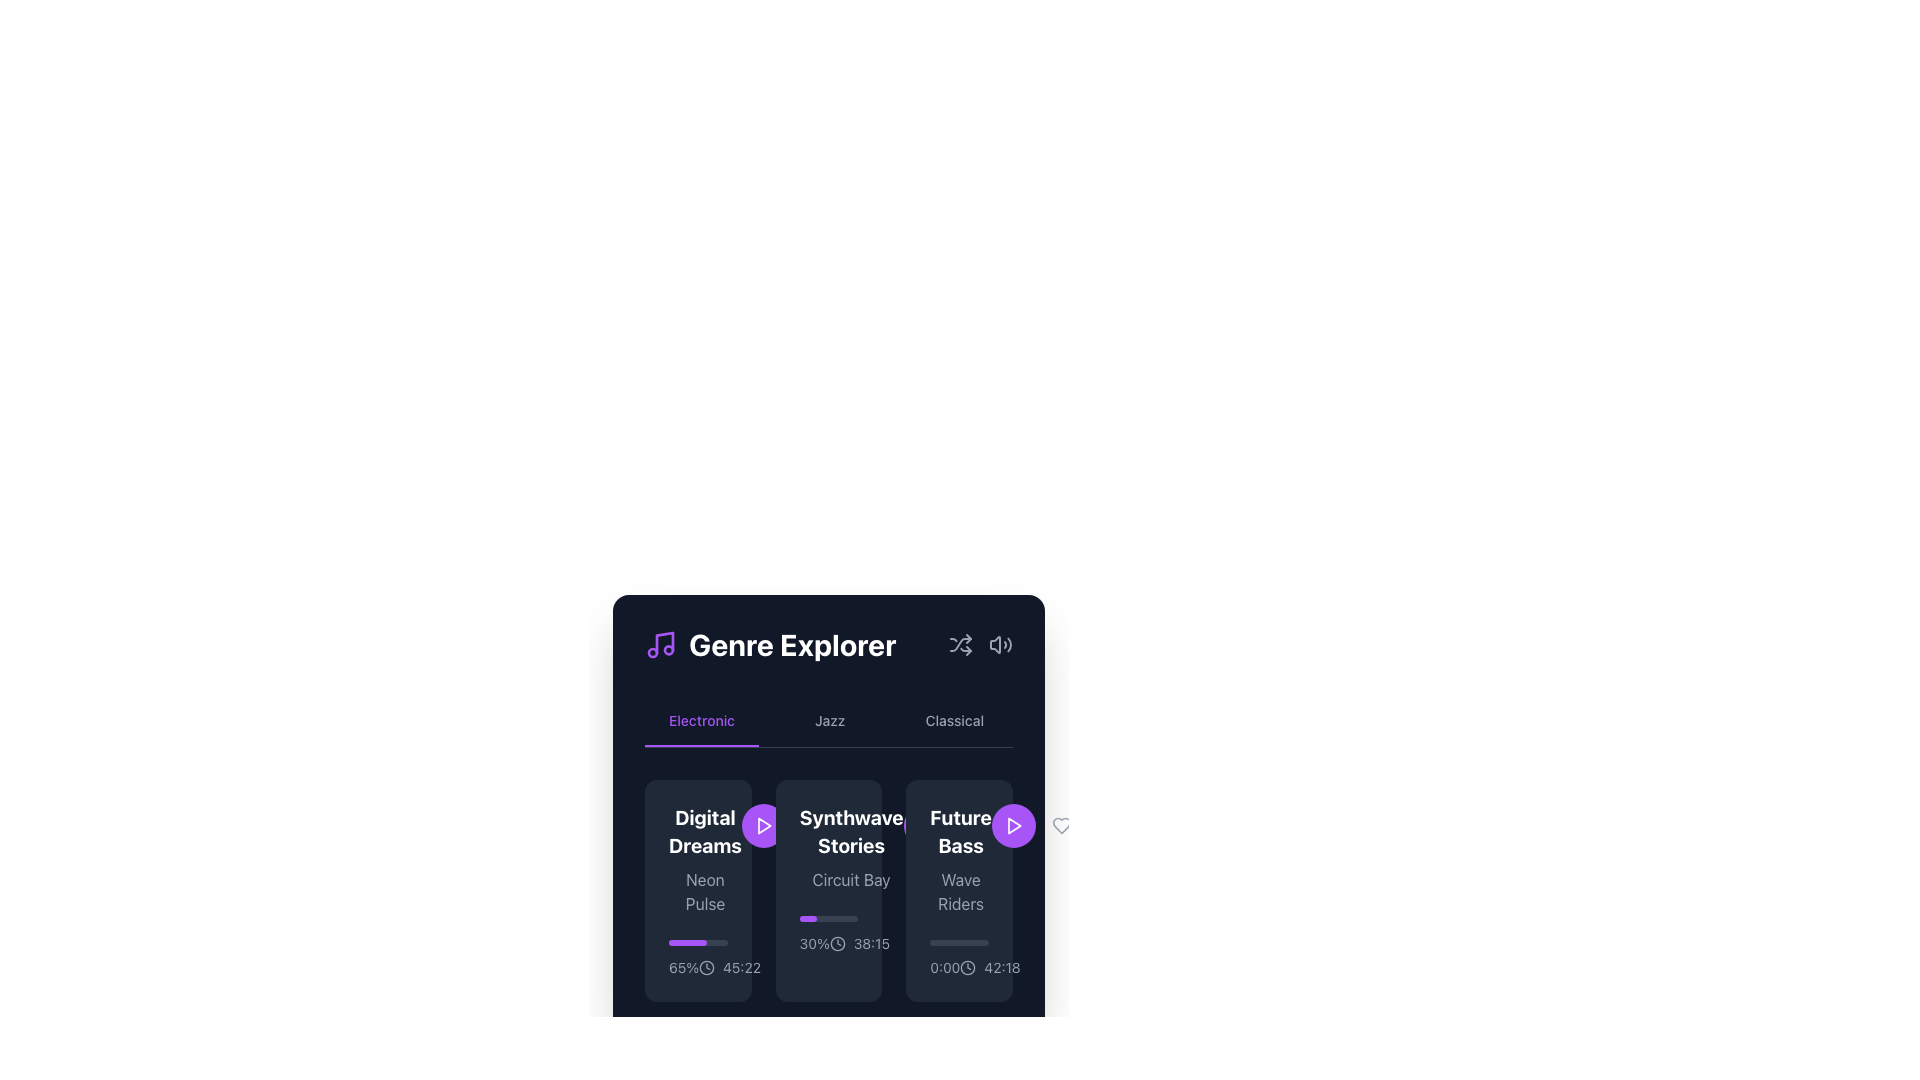 This screenshot has width=1920, height=1080. I want to click on the triangular play icon button, which is centered within a circular purple button on the right side of the 'Future Bass' card, so click(762, 825).